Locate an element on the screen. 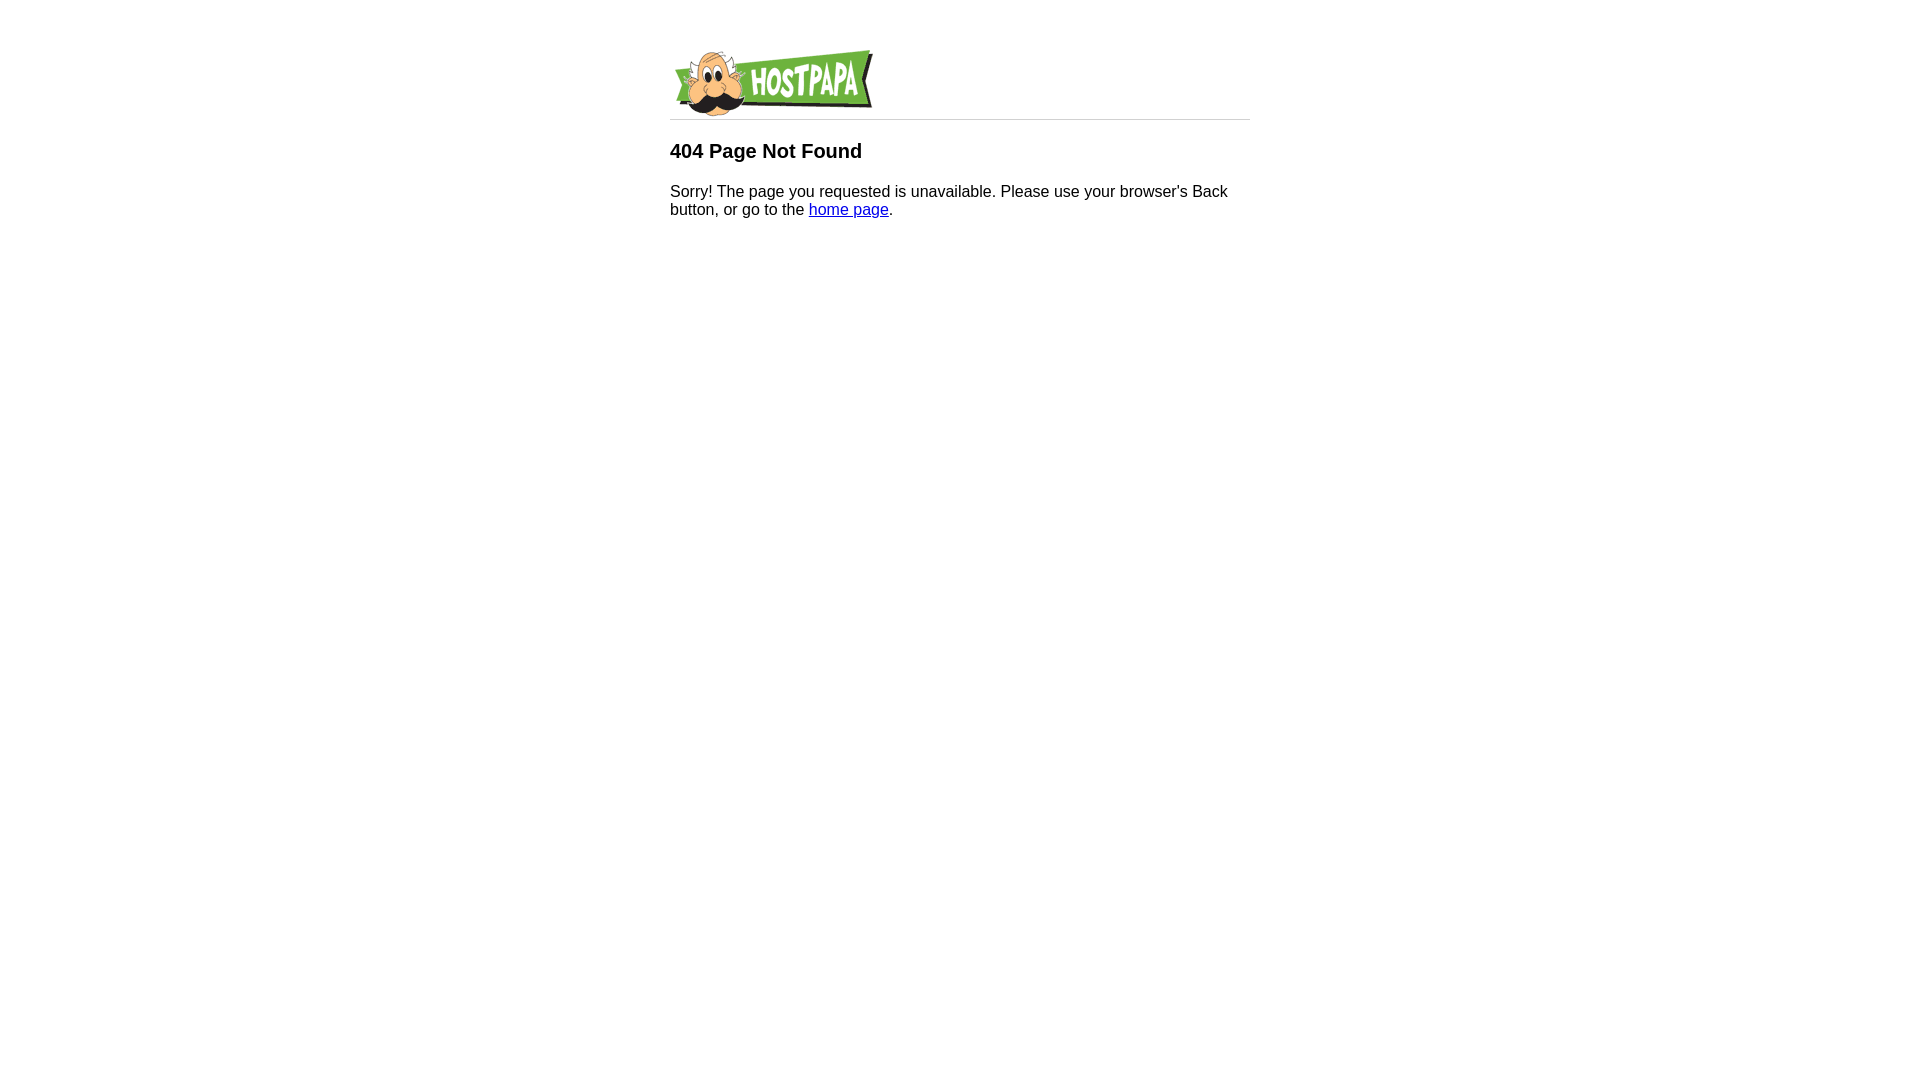 The height and width of the screenshot is (1080, 1920). 'home page' is located at coordinates (809, 209).